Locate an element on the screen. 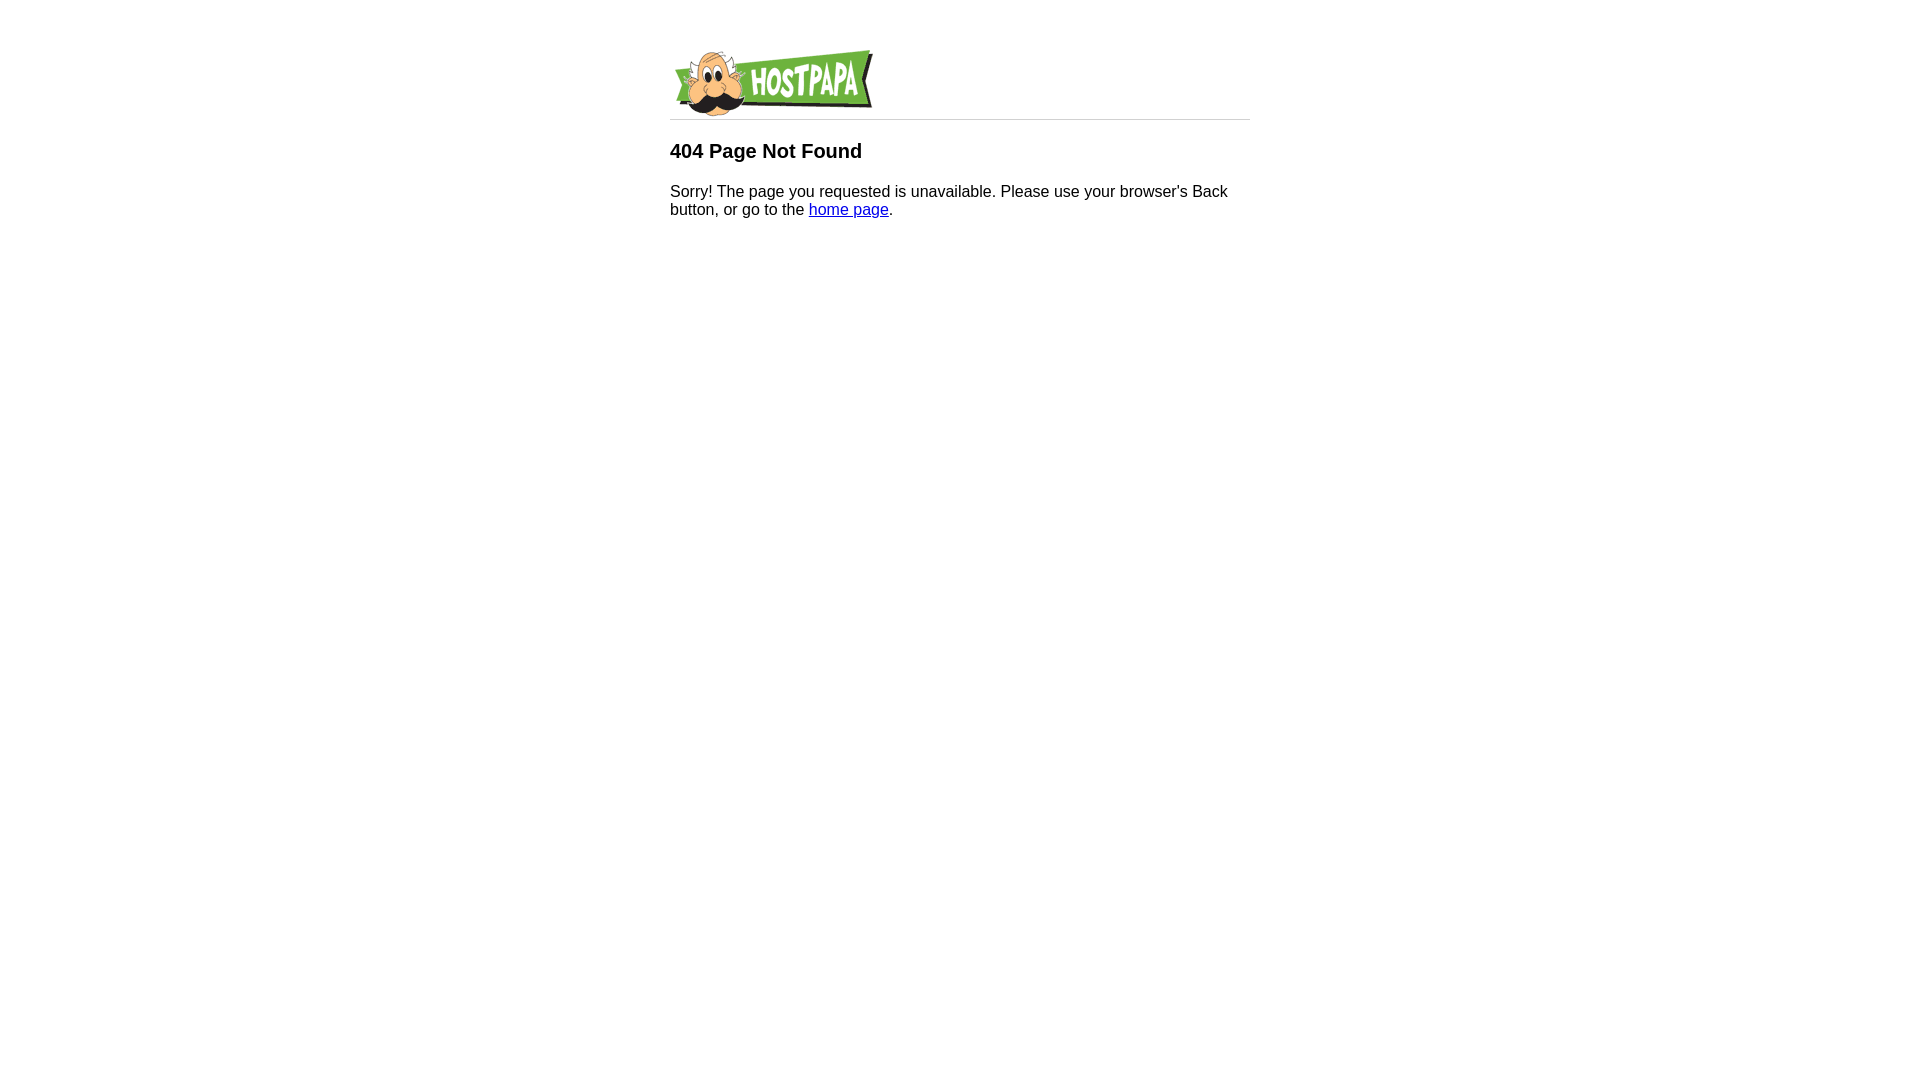 The height and width of the screenshot is (1080, 1920). 'home page' is located at coordinates (809, 209).